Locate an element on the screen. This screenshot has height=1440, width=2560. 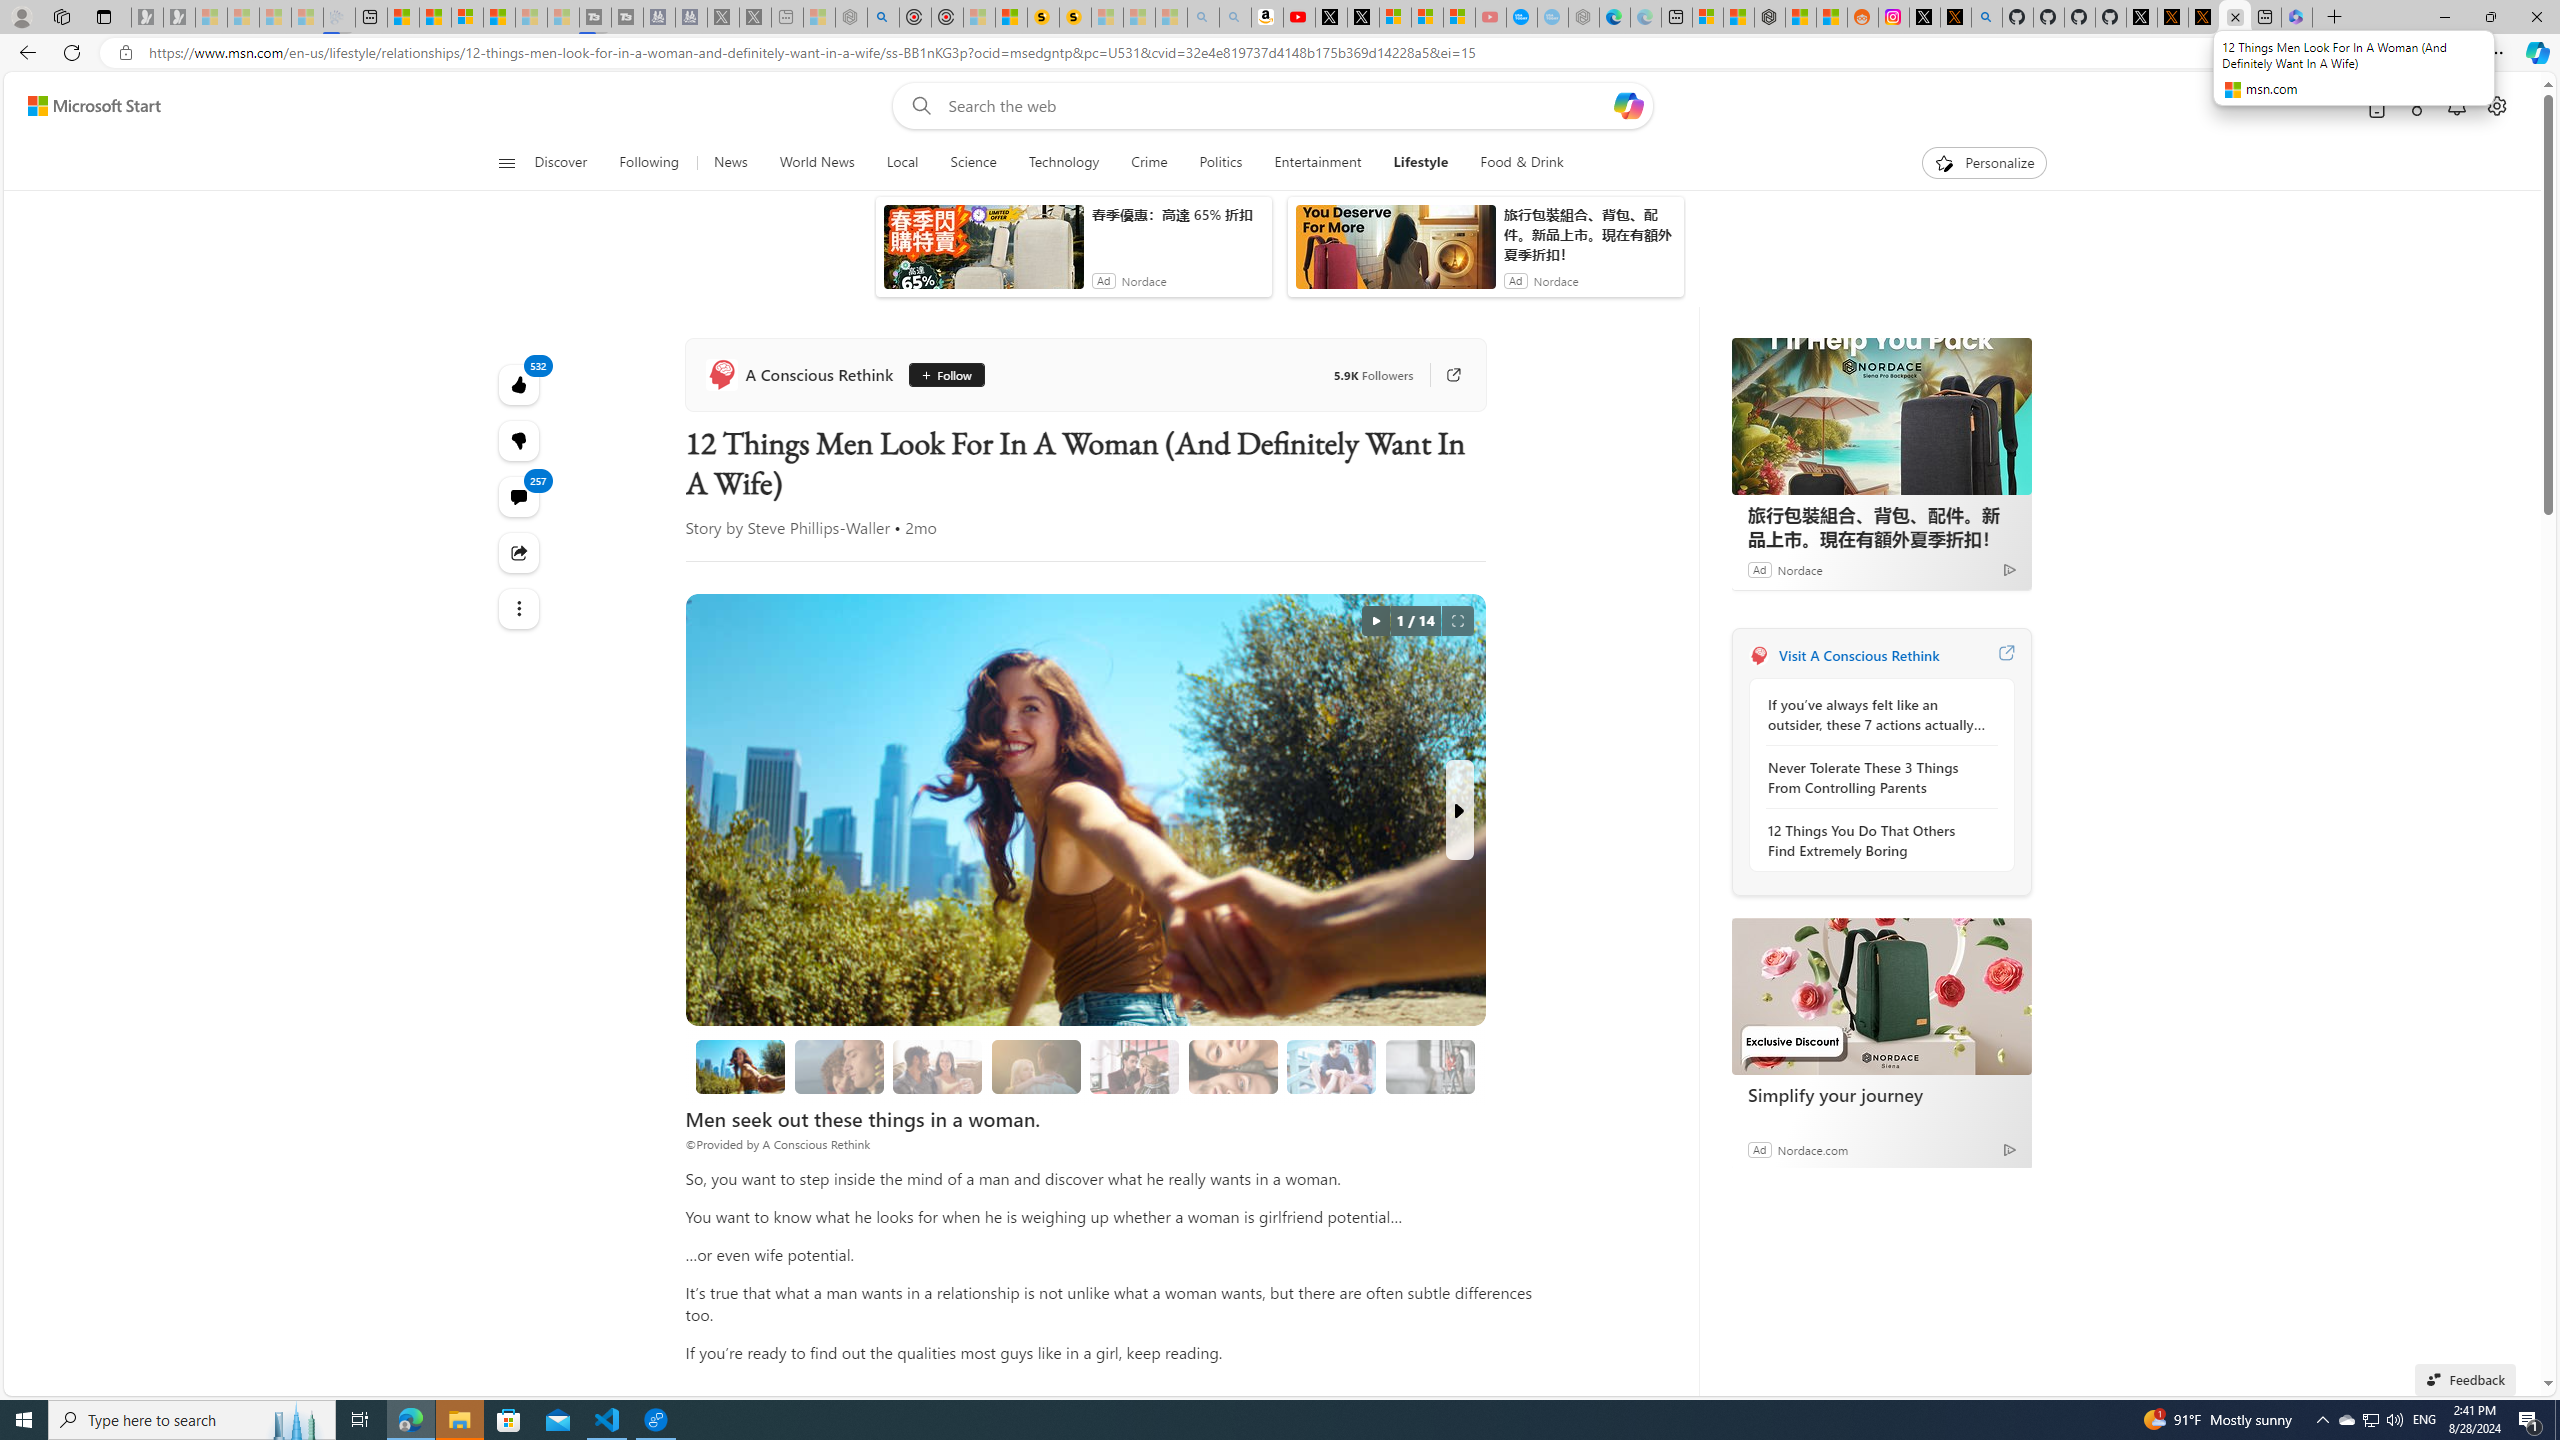
'4. She is supportive.' is located at coordinates (1133, 1066).